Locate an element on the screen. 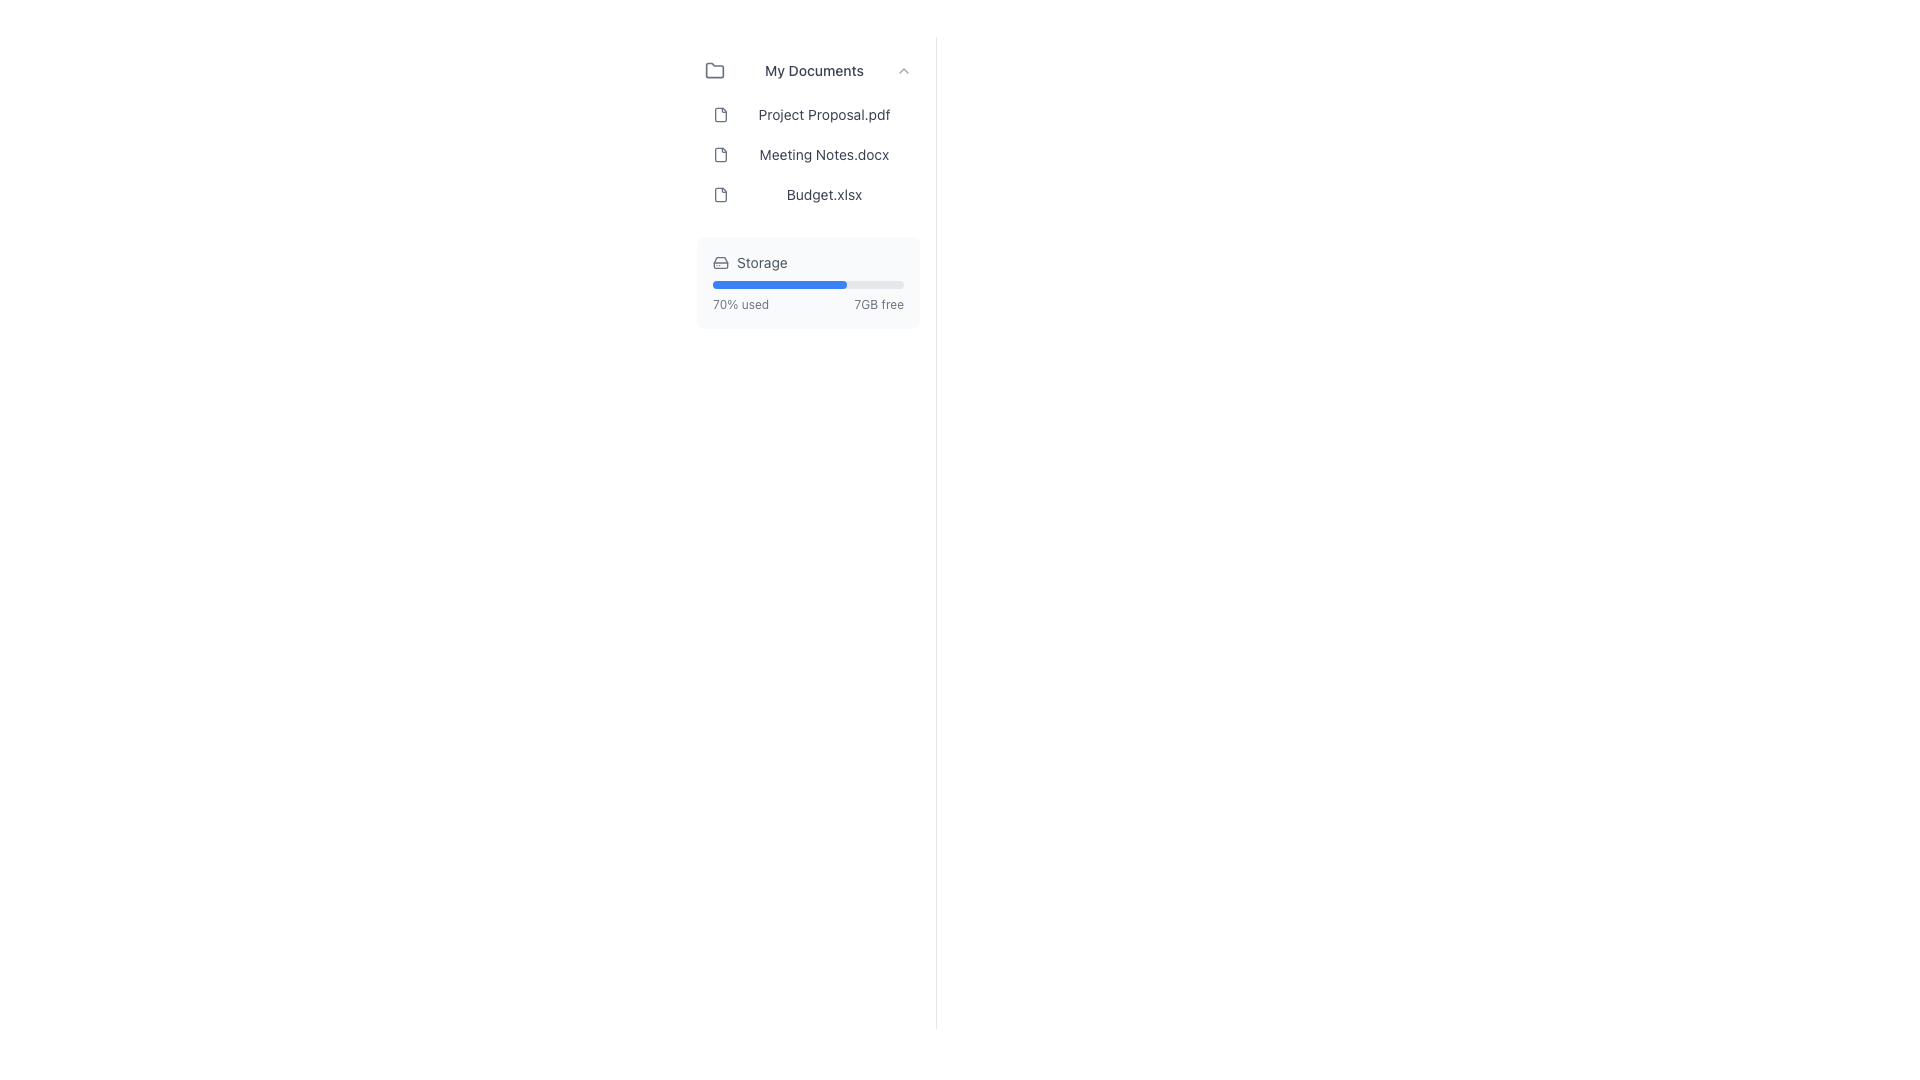  the blue segment of the progress bar that indicates 70% storage usage in the 'Storage' section of the interface is located at coordinates (778, 285).